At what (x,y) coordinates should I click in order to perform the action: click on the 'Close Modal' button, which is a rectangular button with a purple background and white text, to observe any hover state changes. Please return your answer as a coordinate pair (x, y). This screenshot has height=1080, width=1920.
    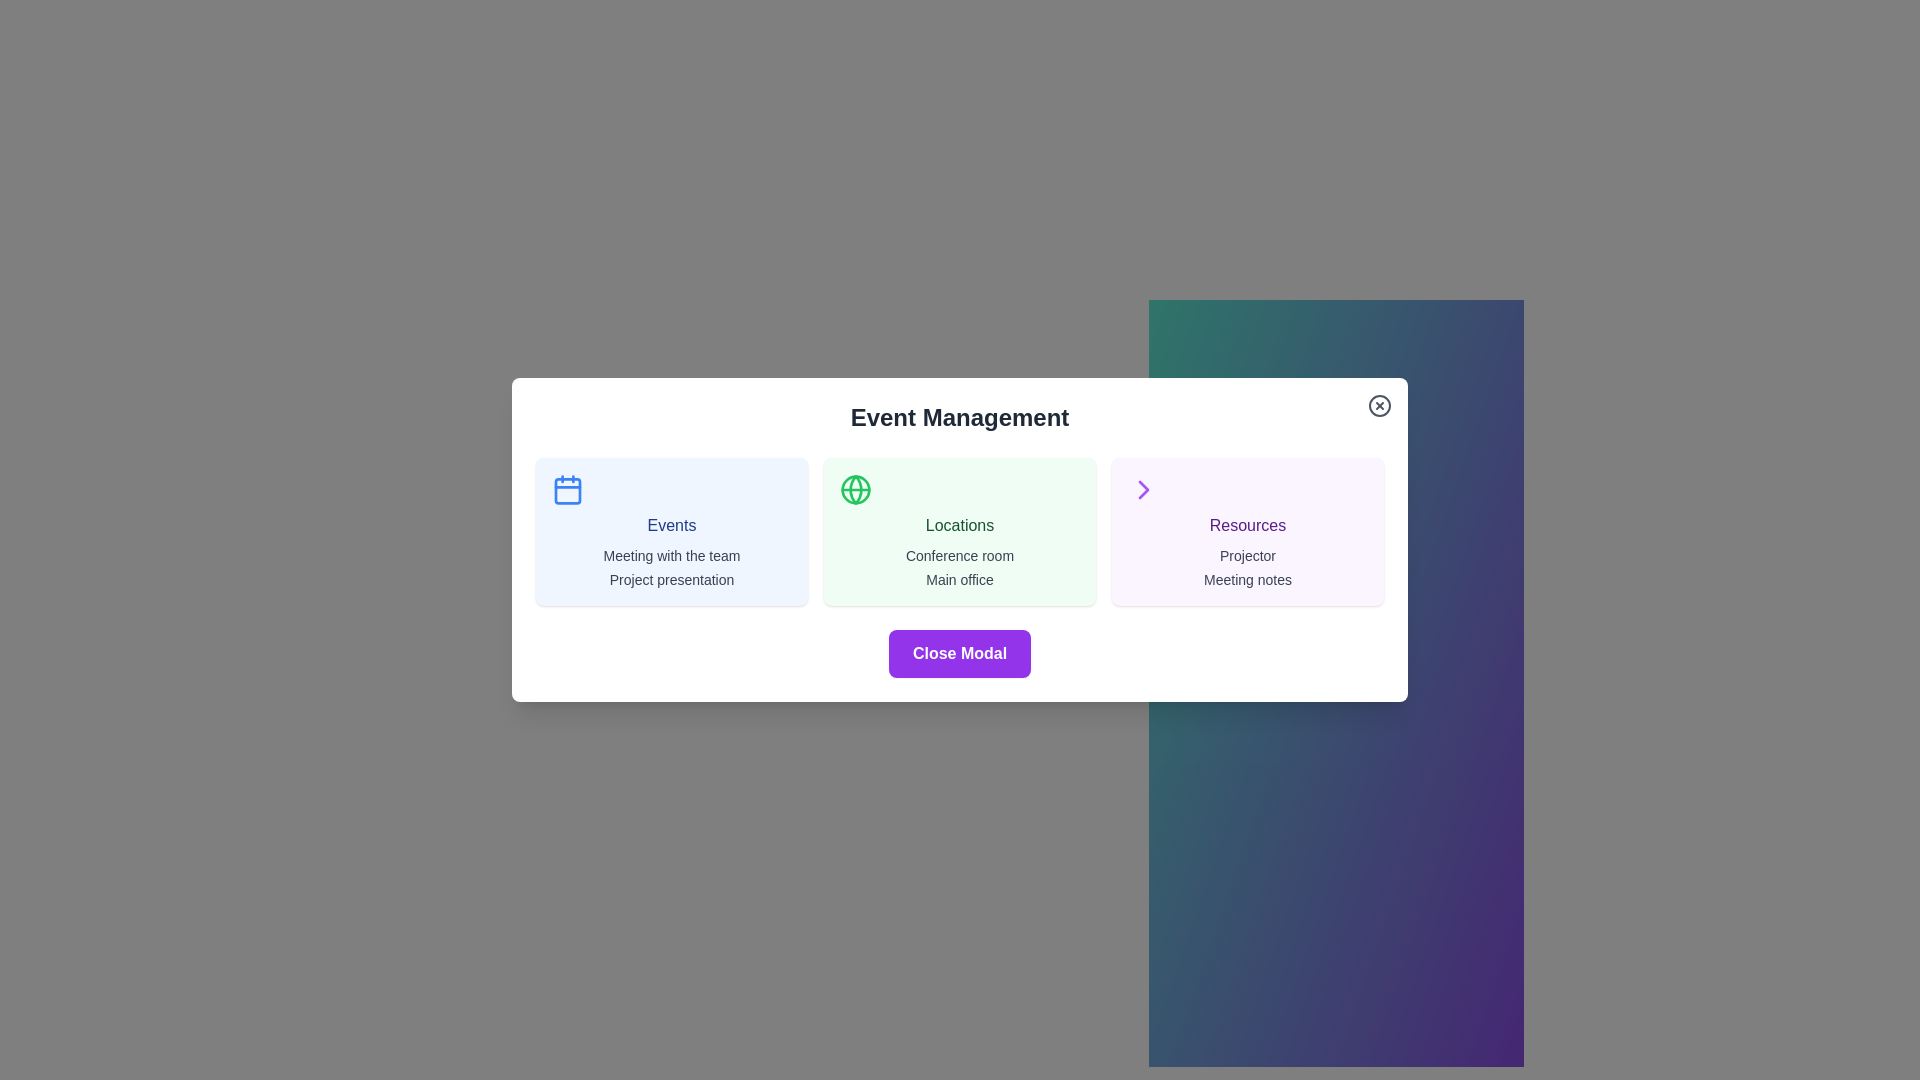
    Looking at the image, I should click on (960, 654).